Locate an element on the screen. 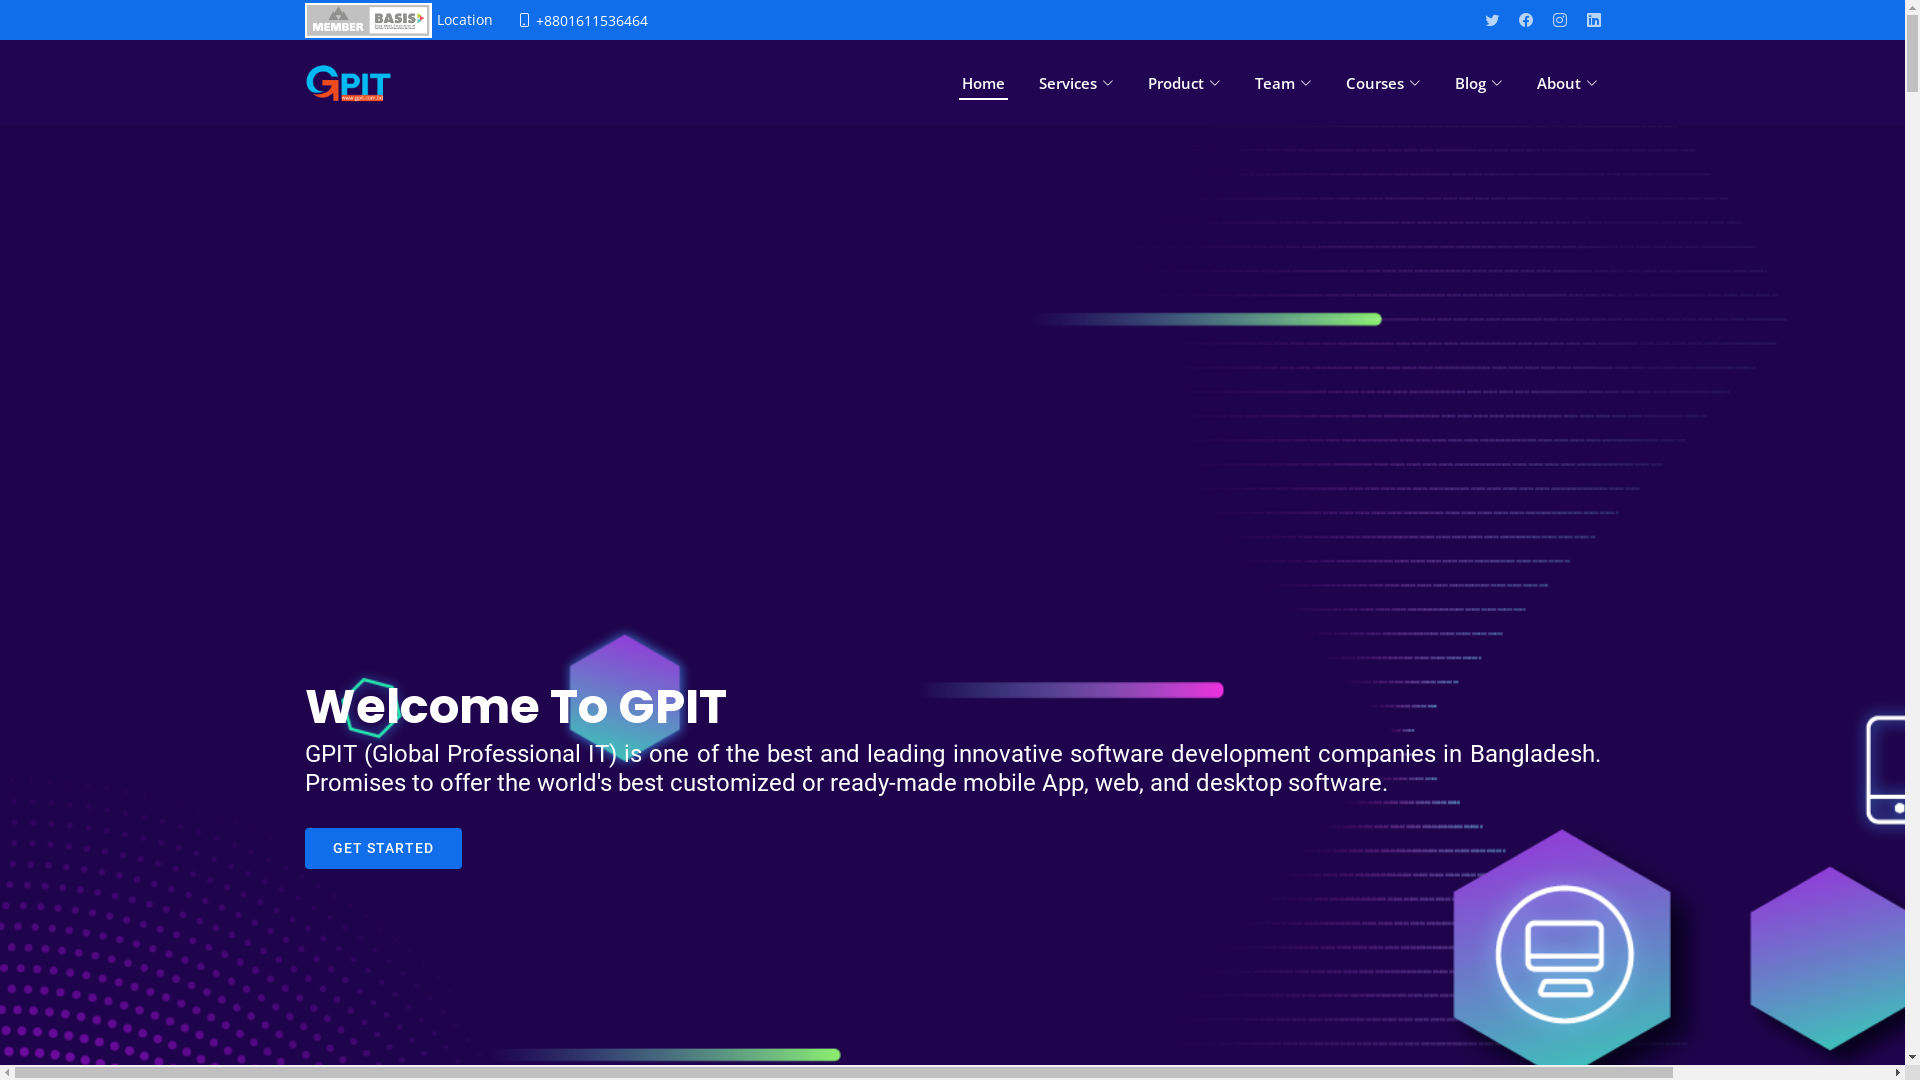 The width and height of the screenshot is (1920, 1080). 'About' is located at coordinates (1566, 82).